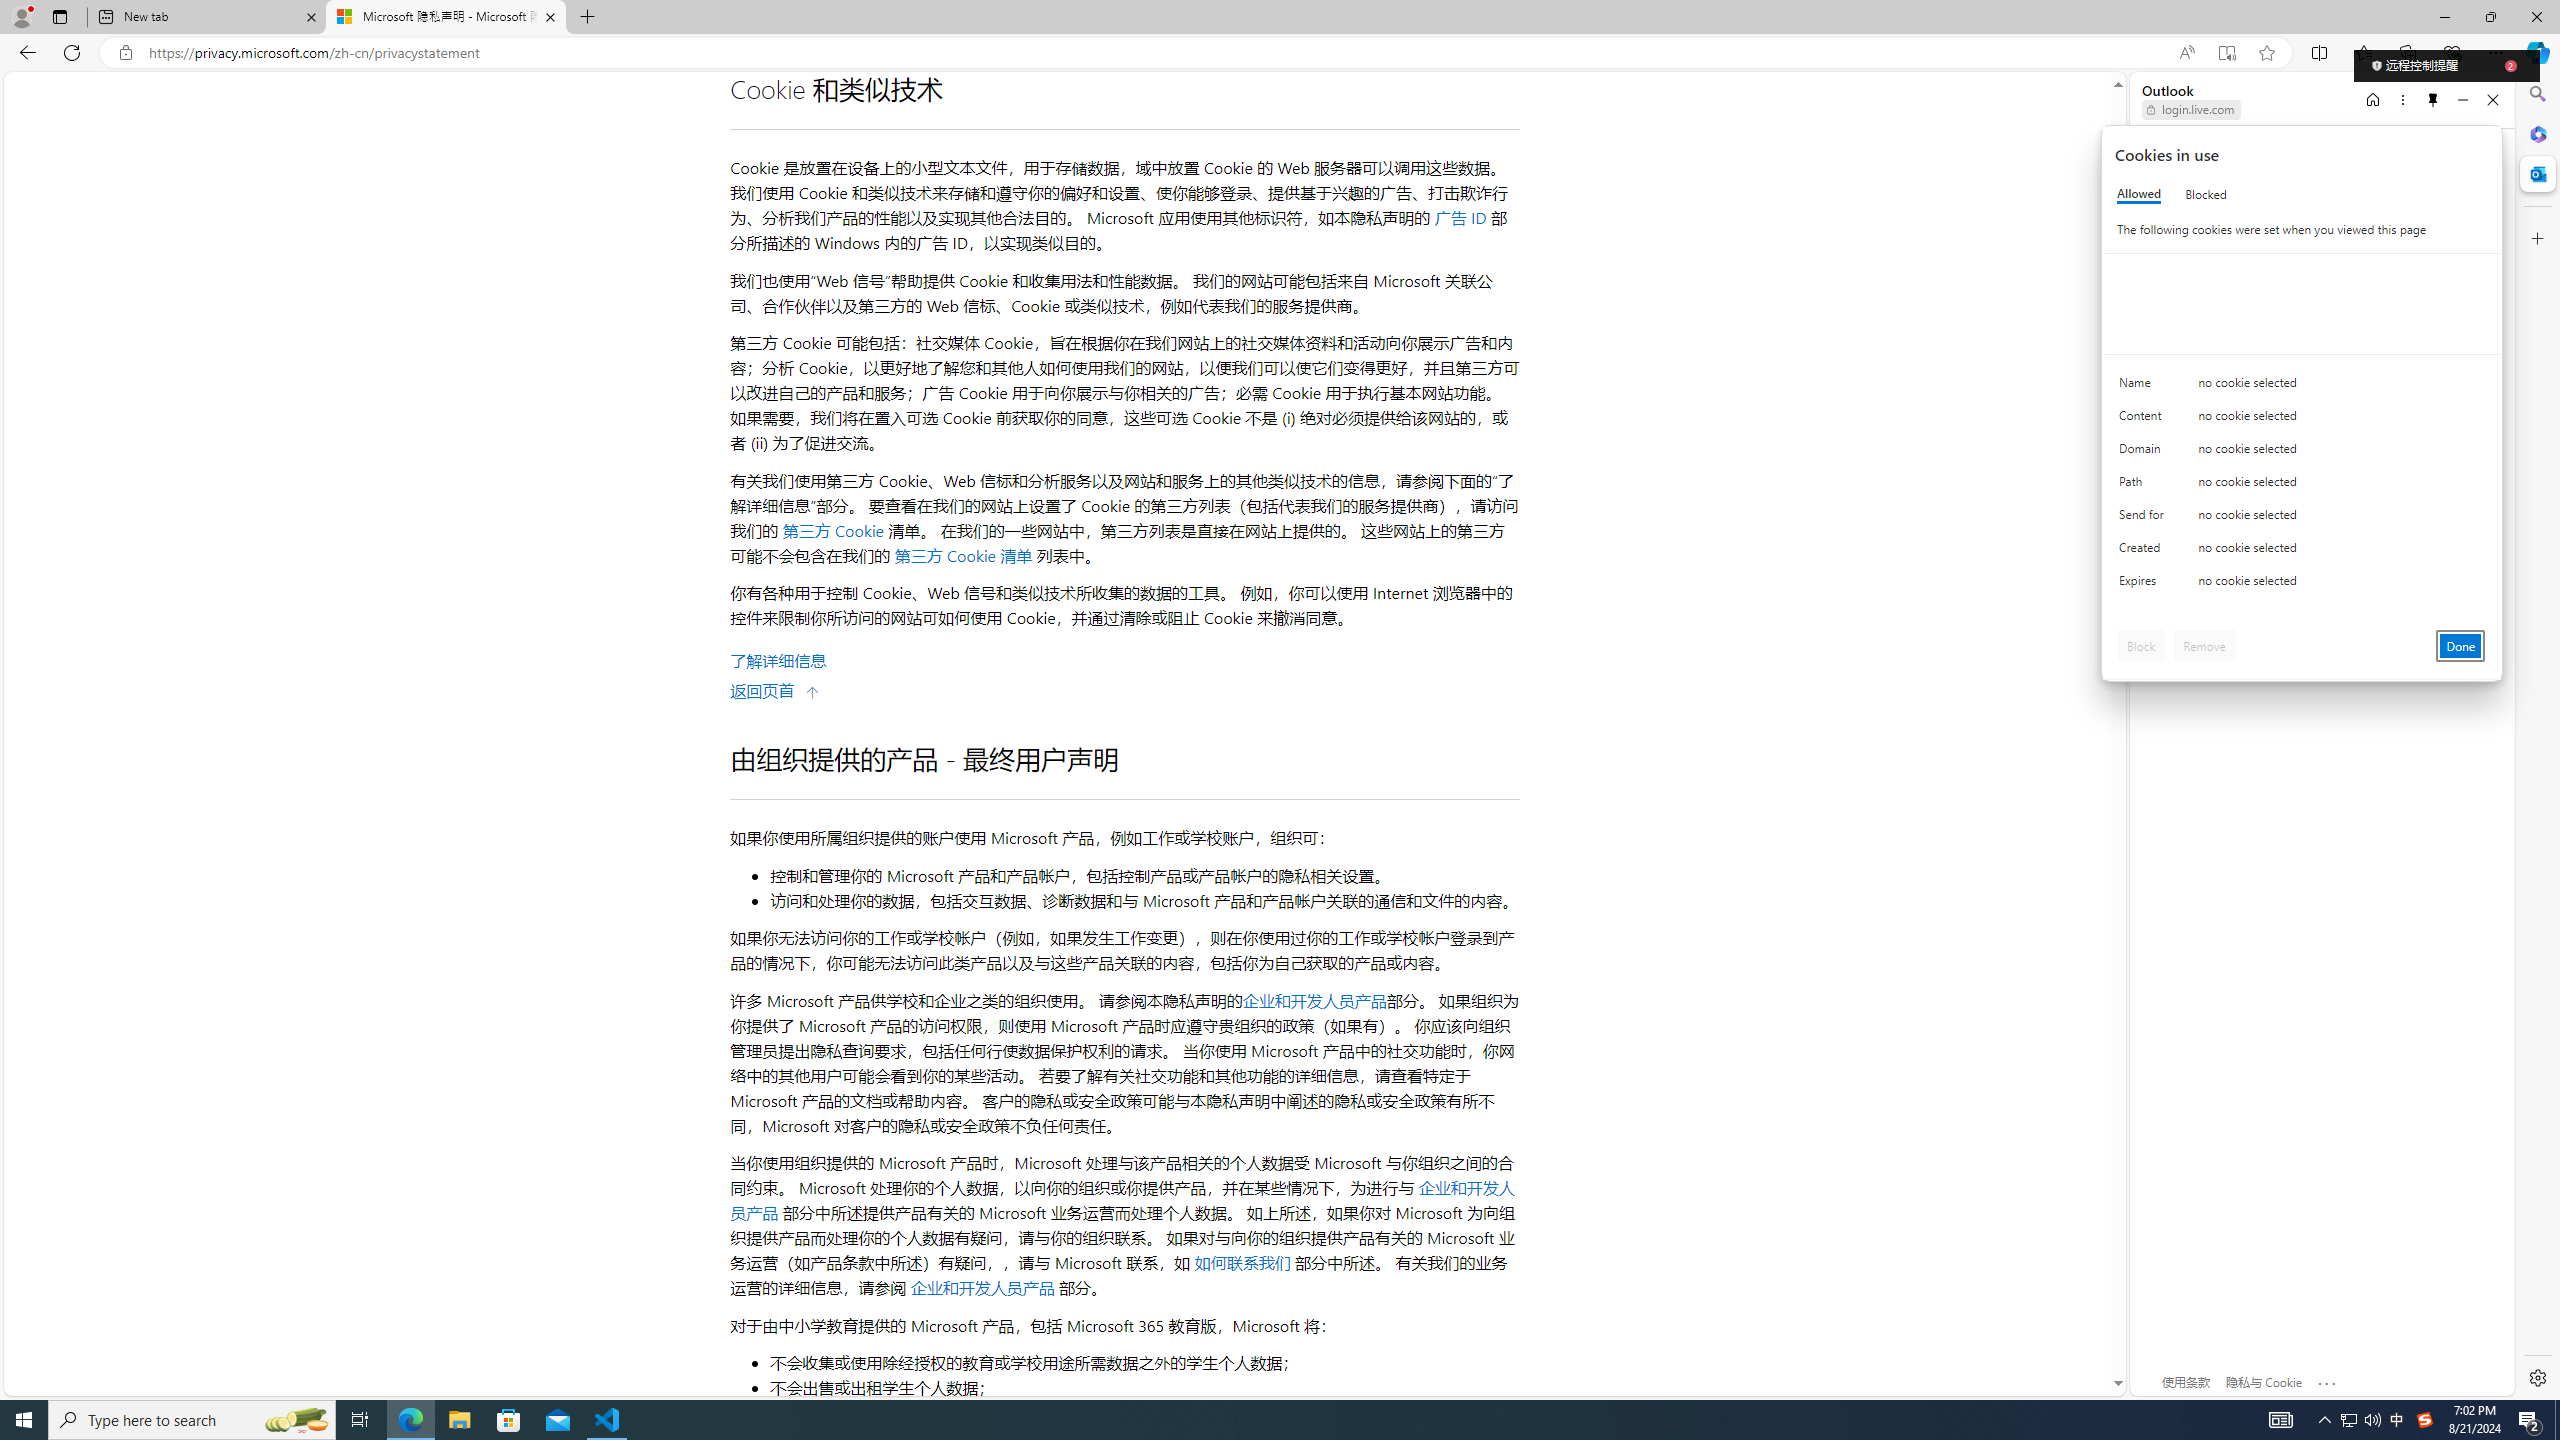 The image size is (2560, 1440). Describe the element at coordinates (2144, 551) in the screenshot. I see `'Created'` at that location.